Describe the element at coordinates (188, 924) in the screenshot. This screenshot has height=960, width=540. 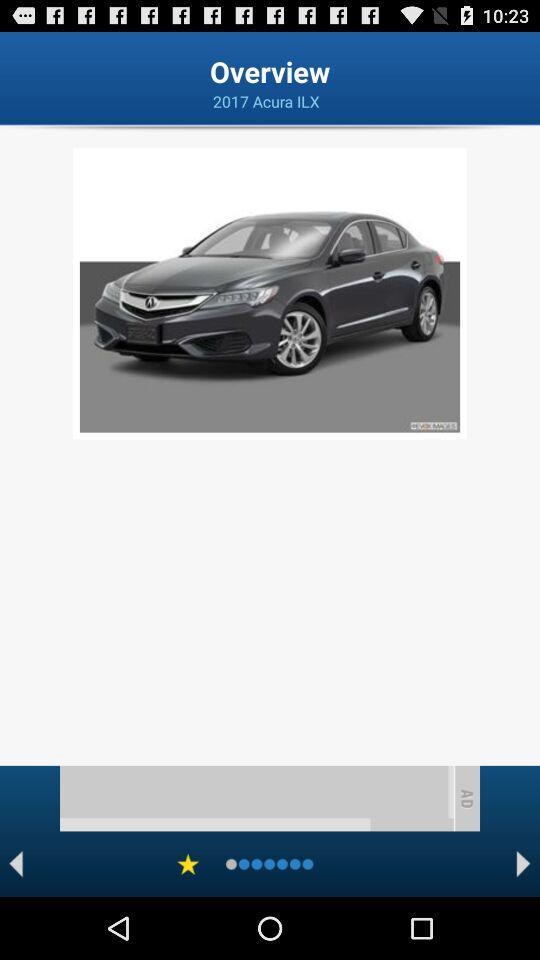
I see `the star icon` at that location.